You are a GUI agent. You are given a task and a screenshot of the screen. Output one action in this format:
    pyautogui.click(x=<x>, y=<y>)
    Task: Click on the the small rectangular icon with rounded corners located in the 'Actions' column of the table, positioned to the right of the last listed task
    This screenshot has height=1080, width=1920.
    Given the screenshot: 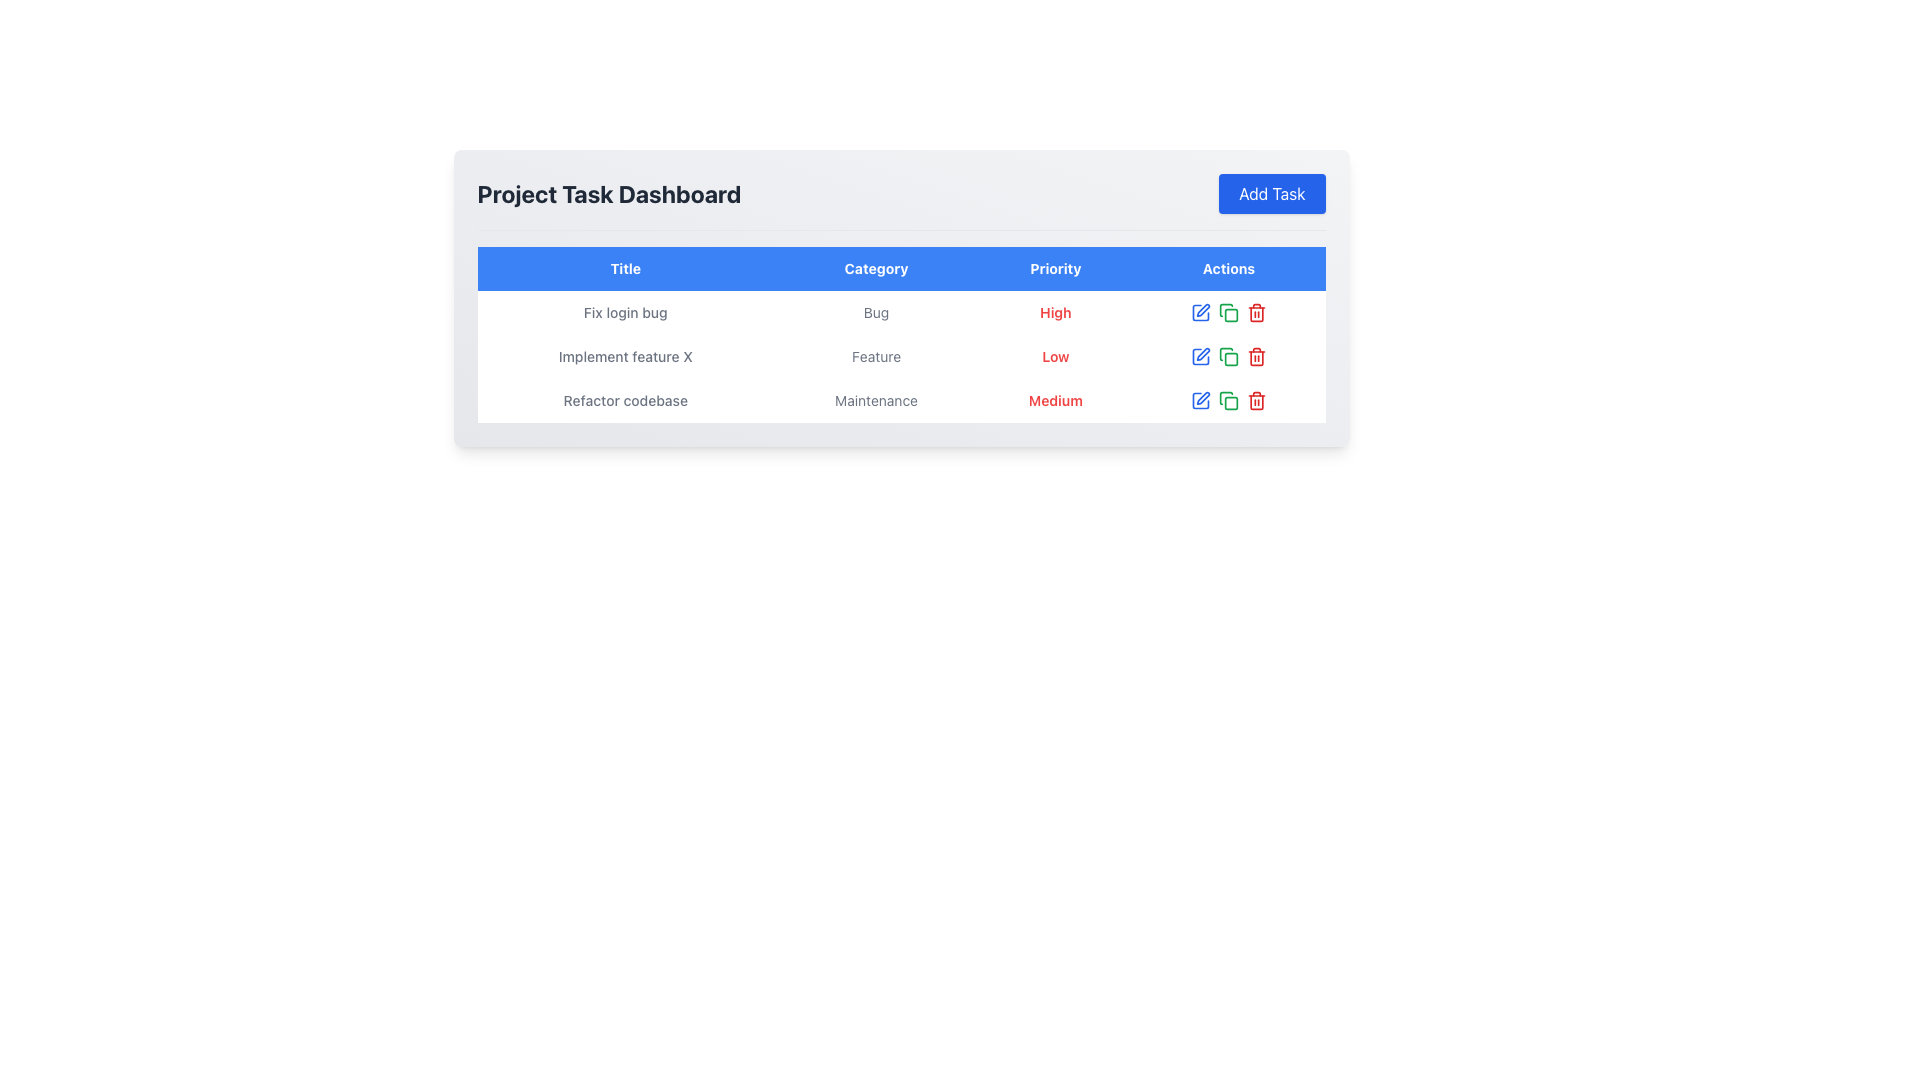 What is the action you would take?
    pyautogui.click(x=1230, y=358)
    